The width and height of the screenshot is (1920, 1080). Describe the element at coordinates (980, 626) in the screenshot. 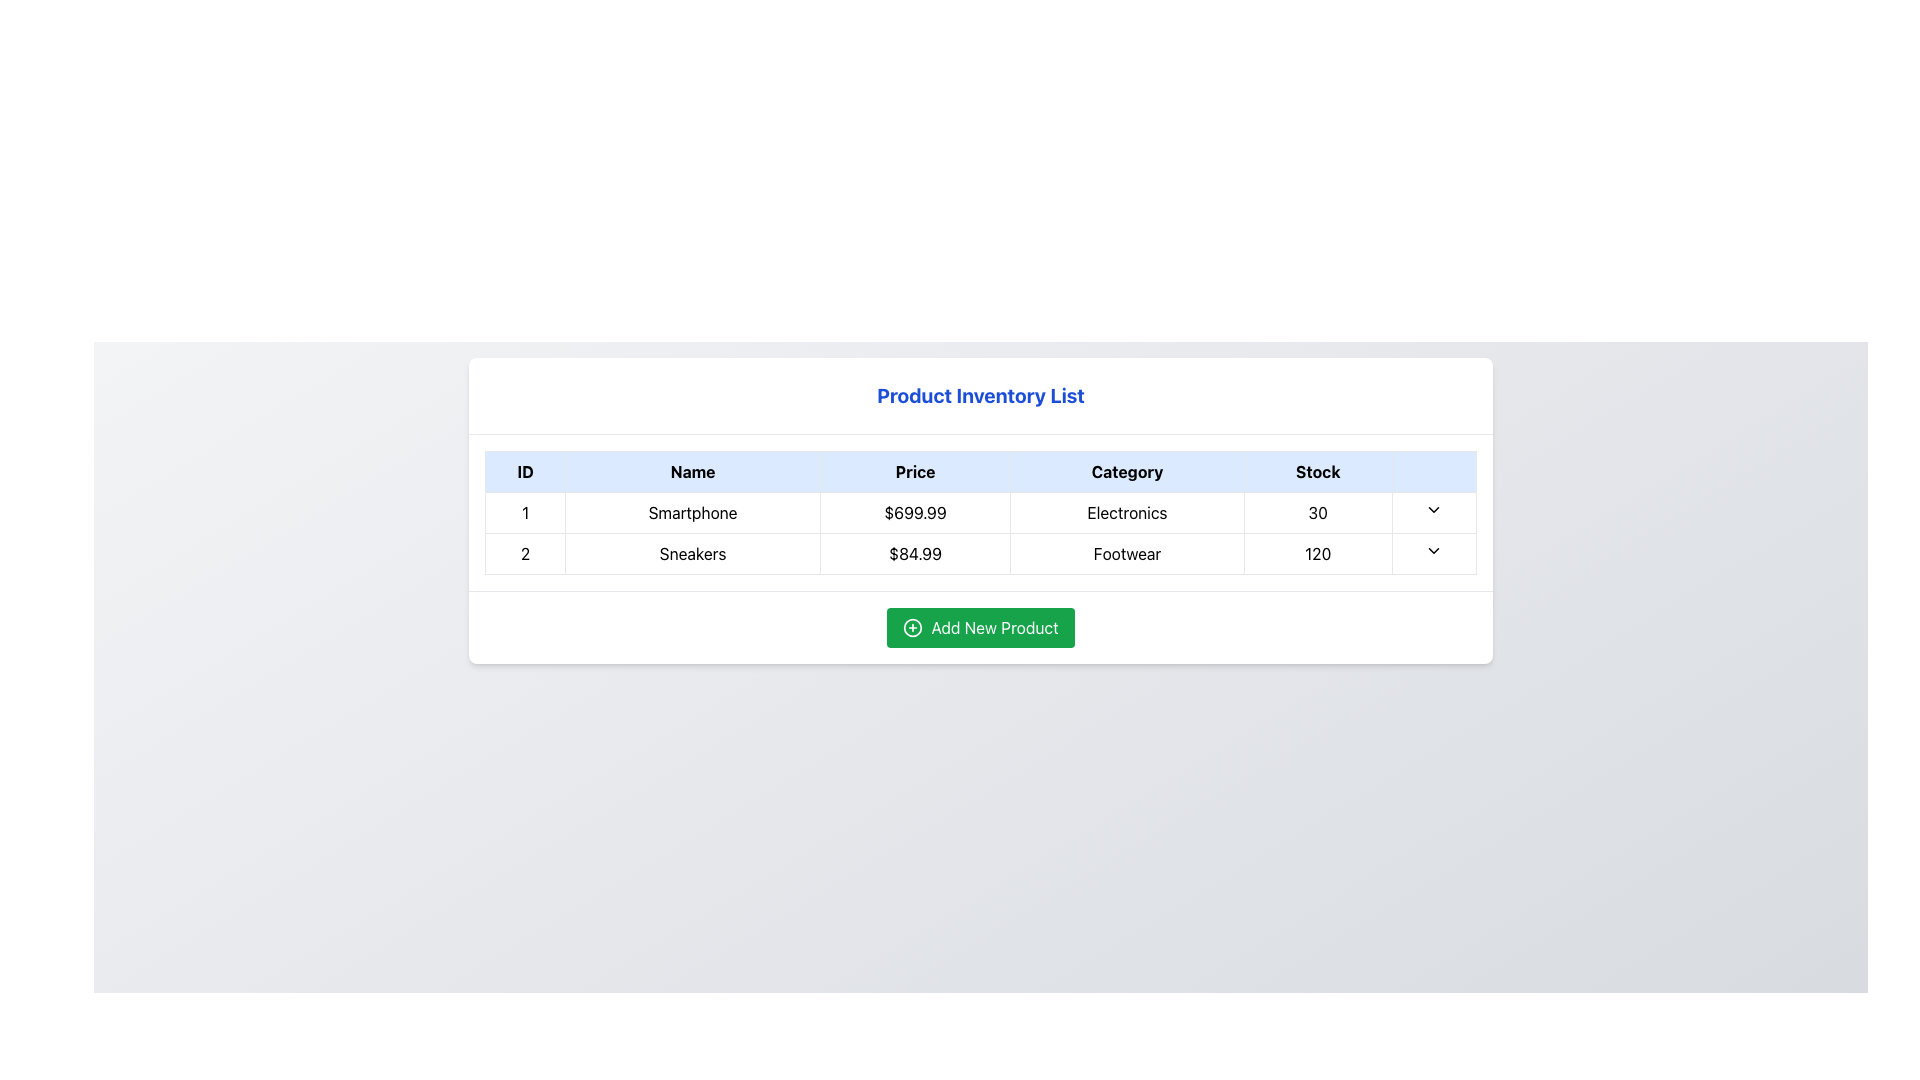

I see `the green rectangular button labeled 'Add New Product' located at the bottom of the product inventory section for feedback` at that location.